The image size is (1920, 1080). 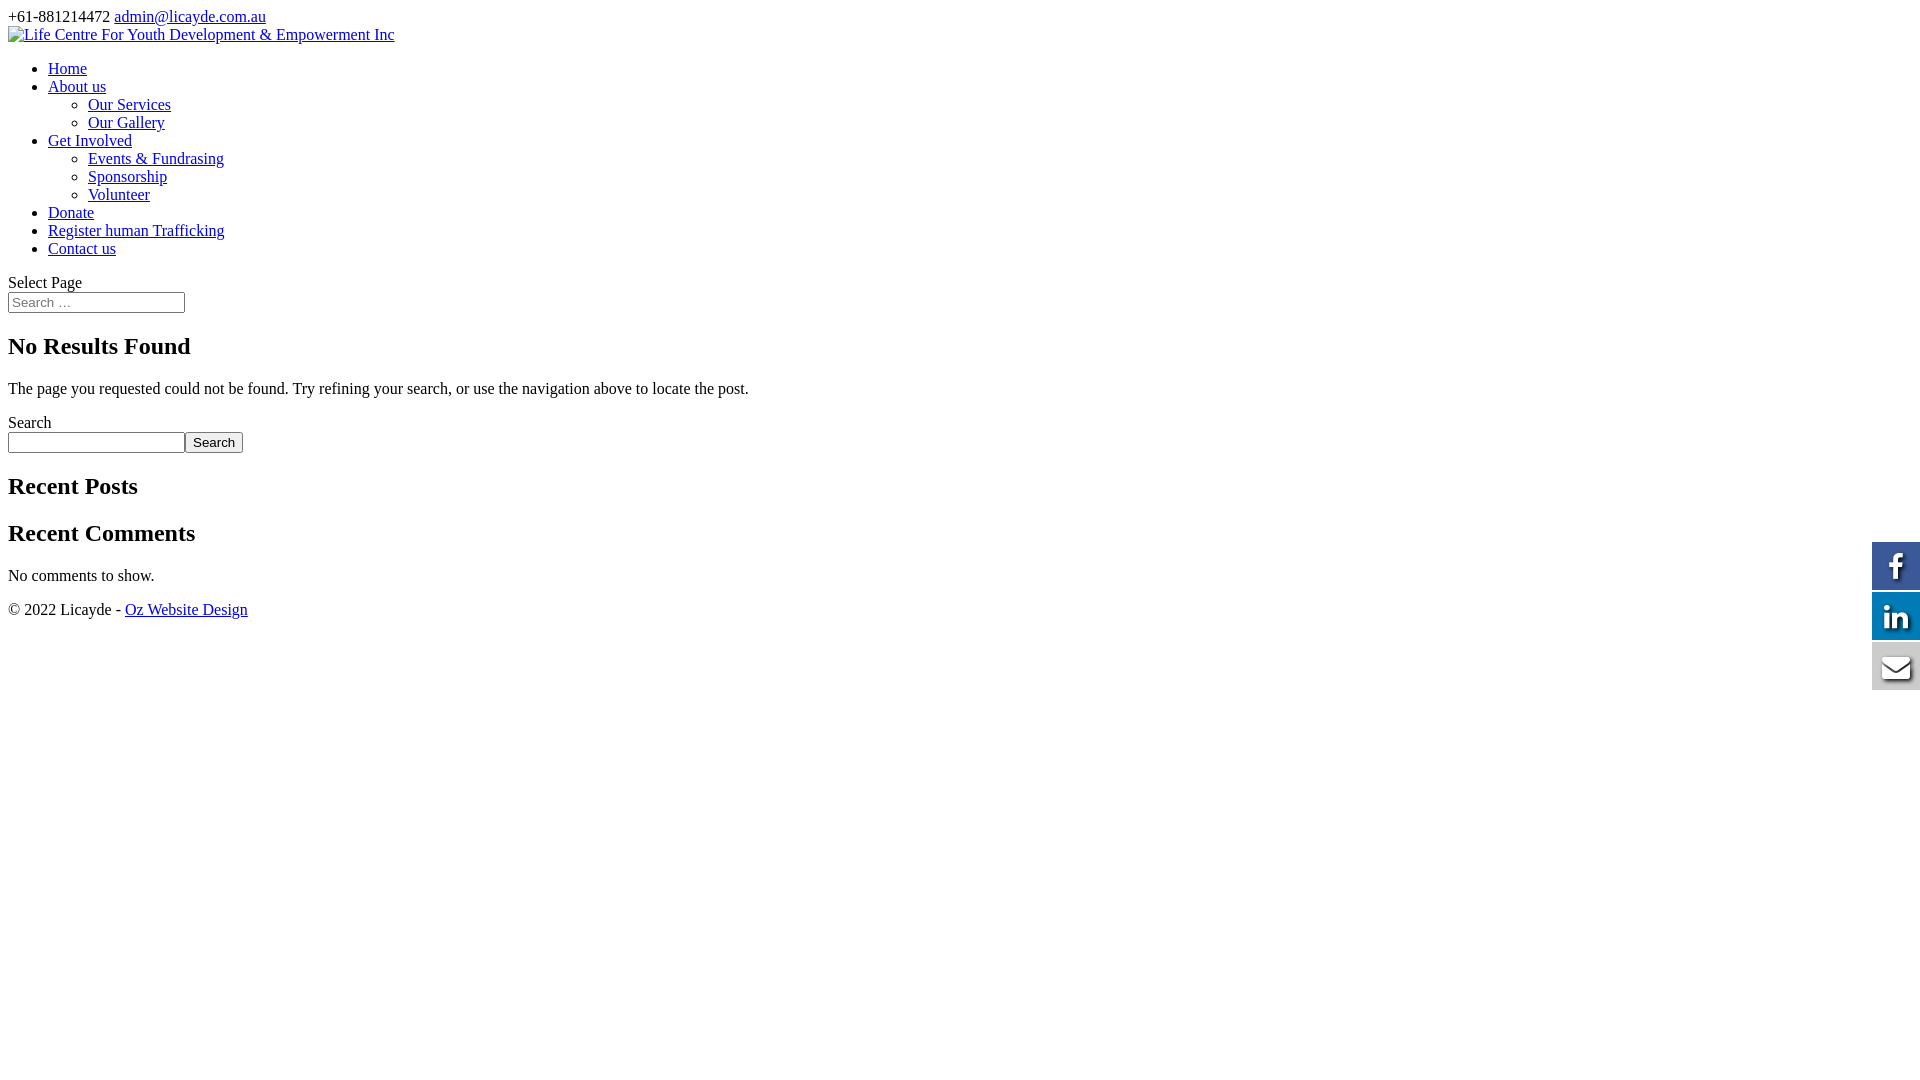 What do you see at coordinates (95, 302) in the screenshot?
I see `'Search for:'` at bounding box center [95, 302].